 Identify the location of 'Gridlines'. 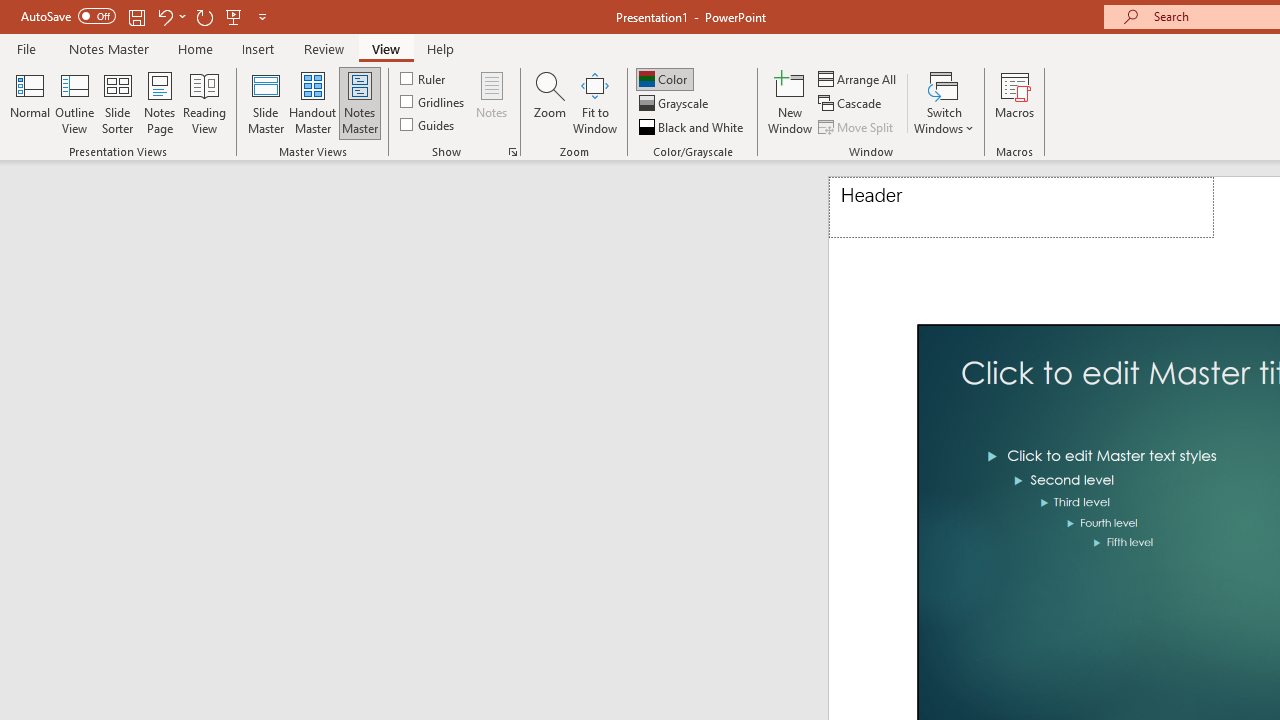
(432, 101).